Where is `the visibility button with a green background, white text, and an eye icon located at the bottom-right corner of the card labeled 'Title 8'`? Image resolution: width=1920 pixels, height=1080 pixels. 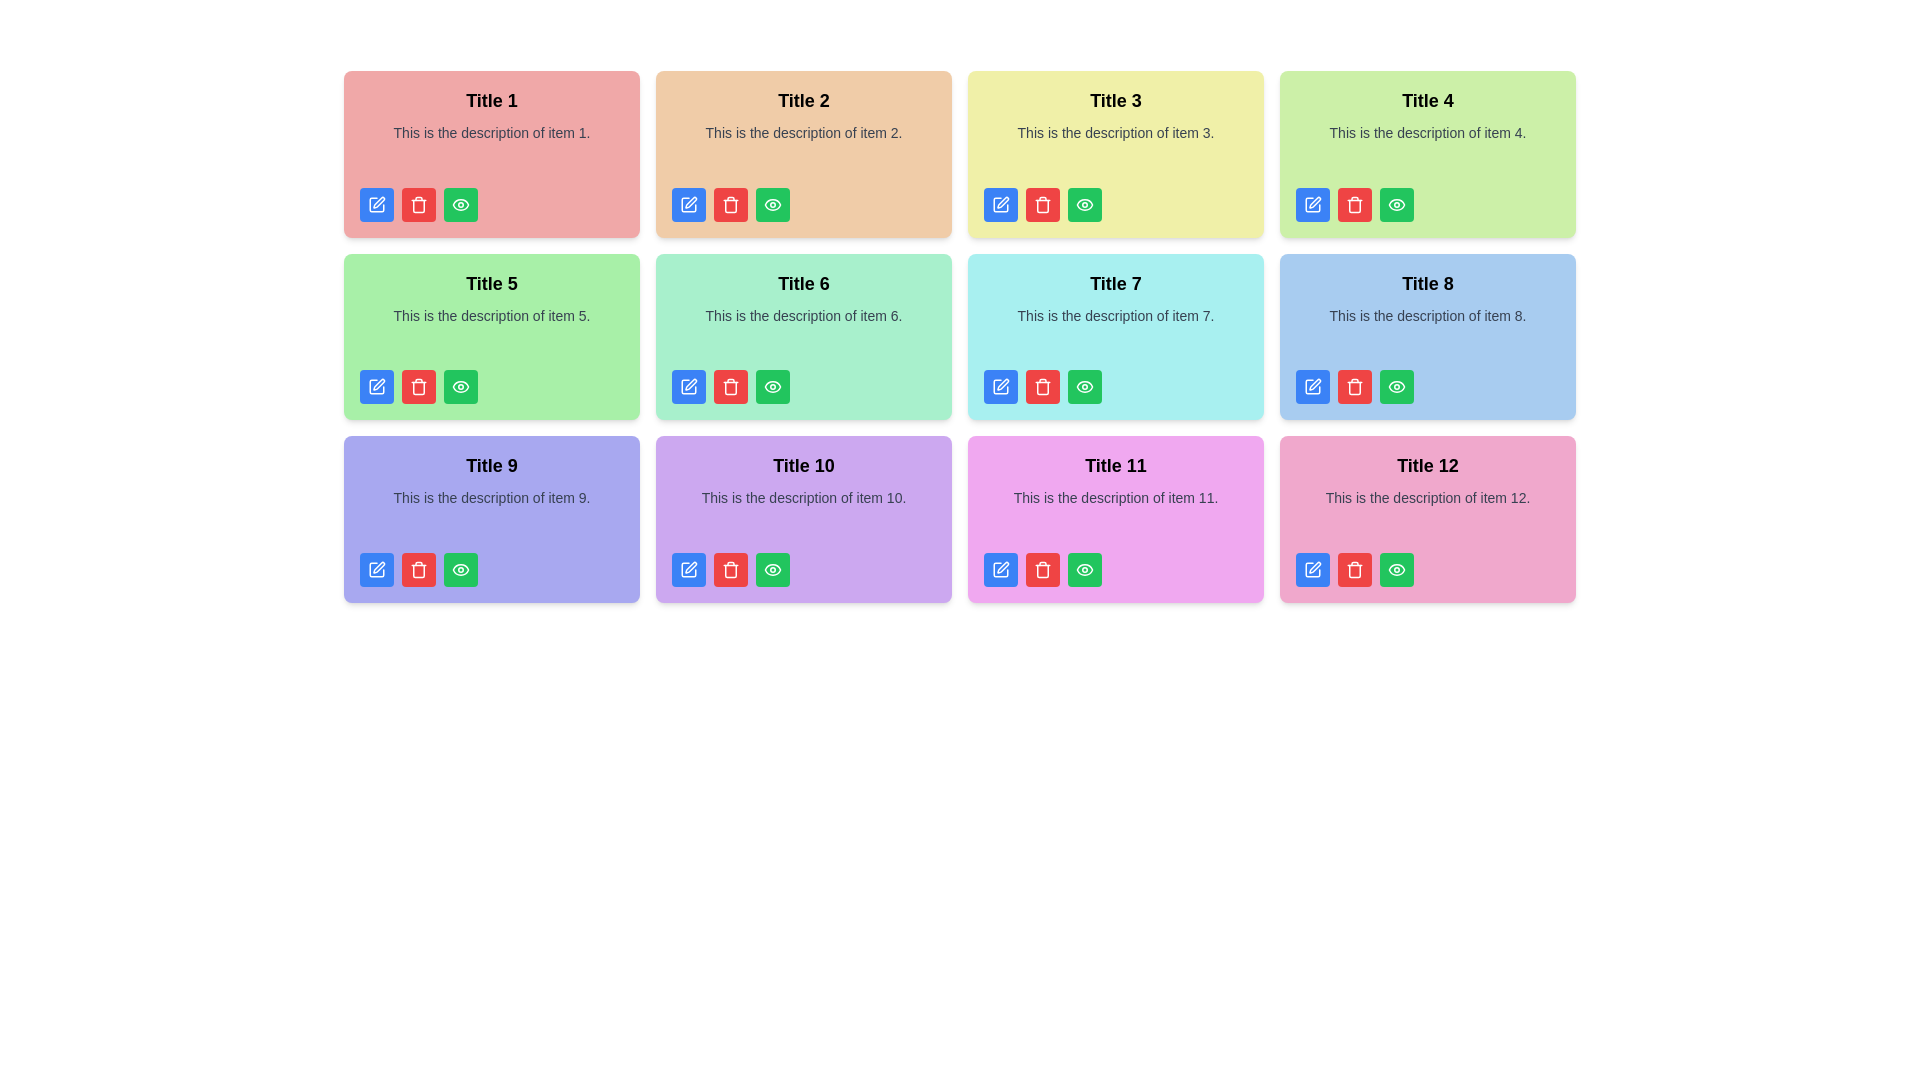
the visibility button with a green background, white text, and an eye icon located at the bottom-right corner of the card labeled 'Title 8' is located at coordinates (1395, 386).